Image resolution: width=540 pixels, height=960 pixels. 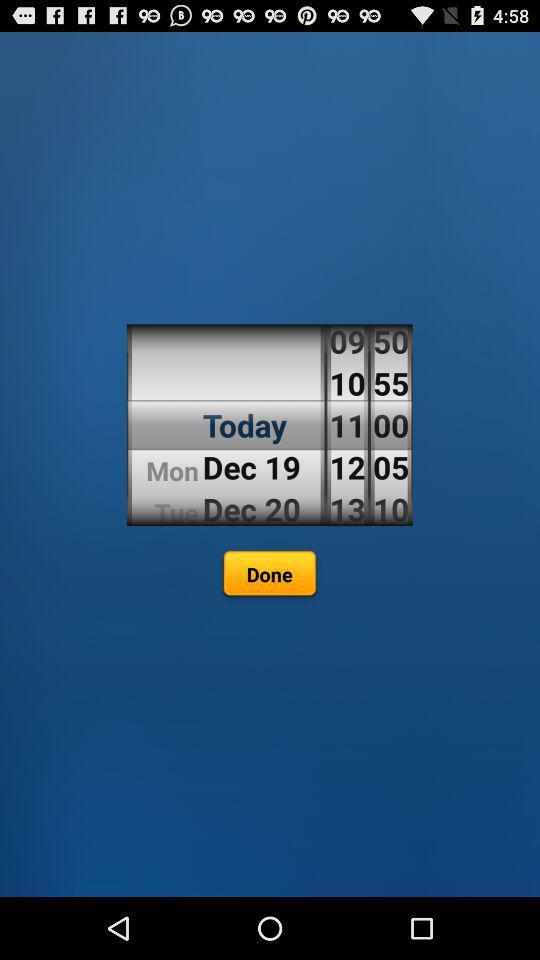 I want to click on the done icon, so click(x=269, y=576).